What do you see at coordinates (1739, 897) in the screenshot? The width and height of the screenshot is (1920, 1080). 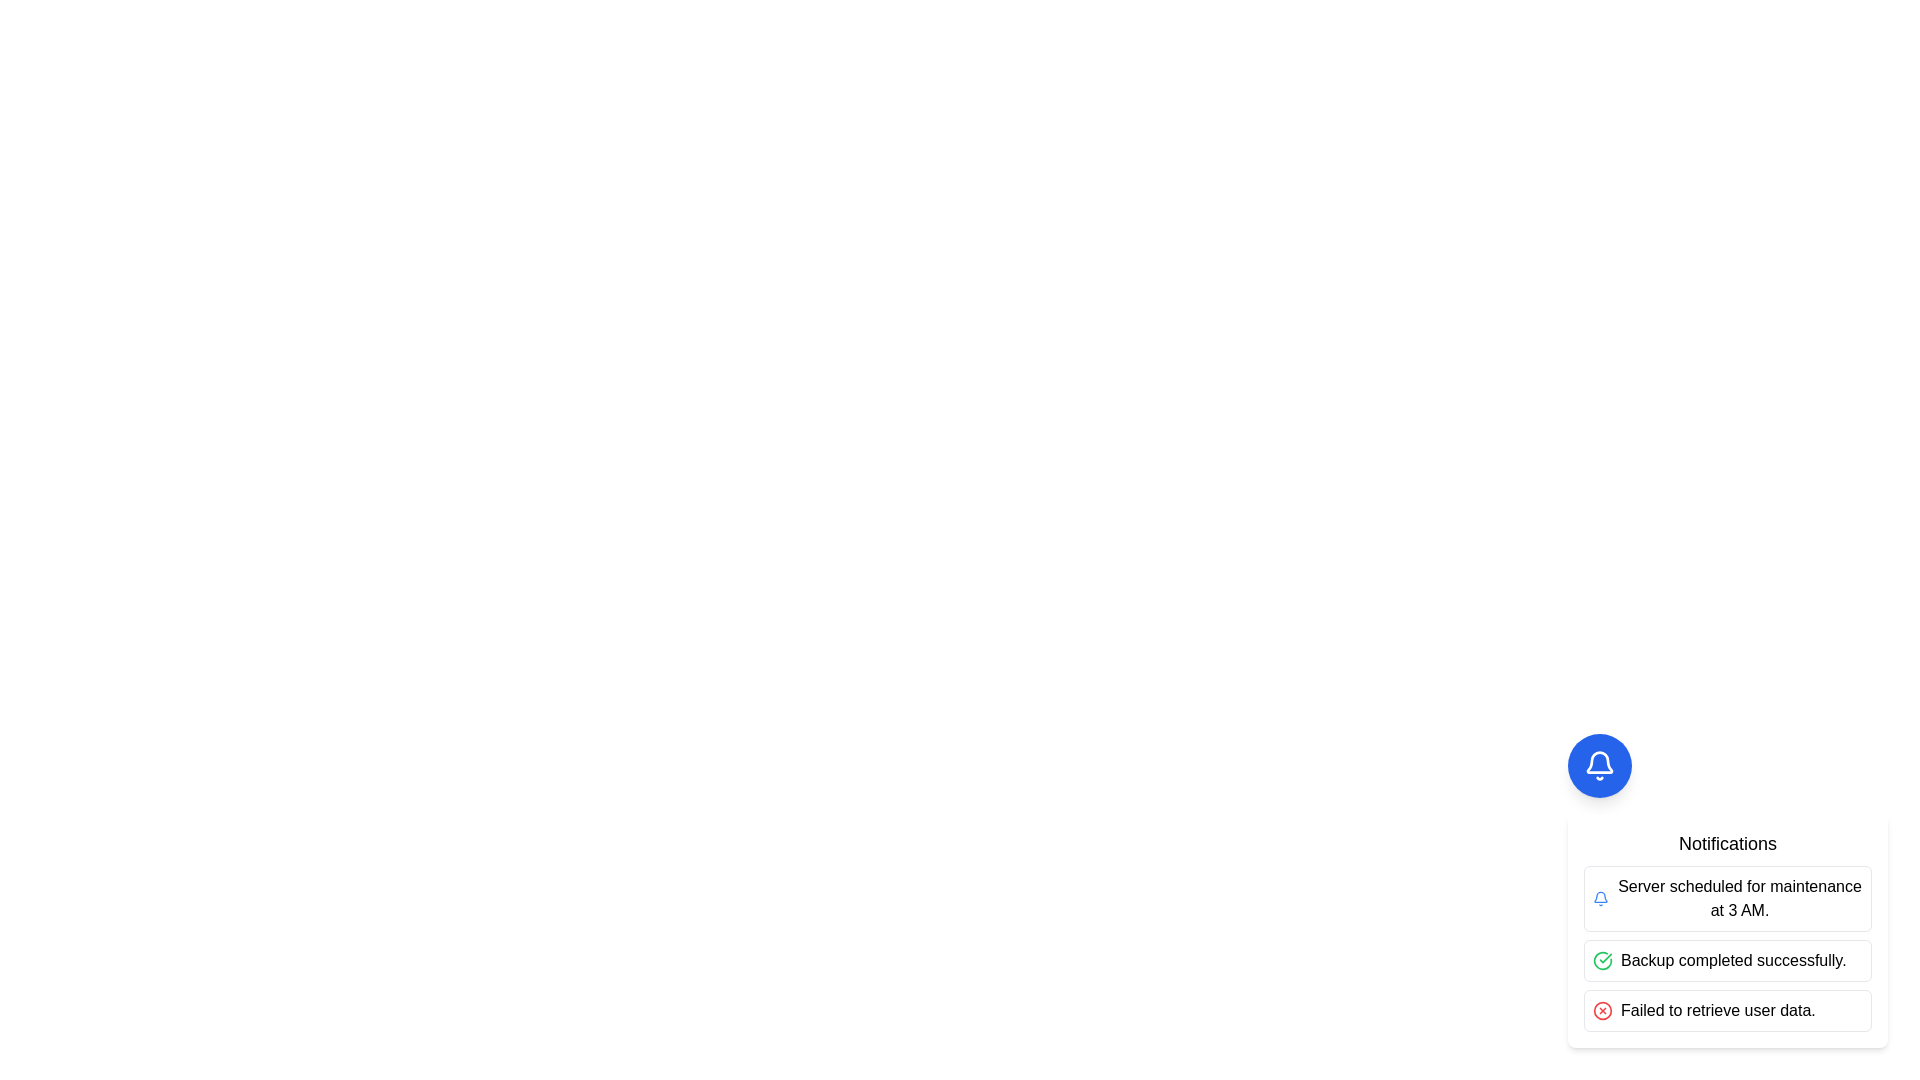 I see `alert message displayed in the notification section below the blue bell icon, which notifies the user of an upcoming maintenance schedule` at bounding box center [1739, 897].